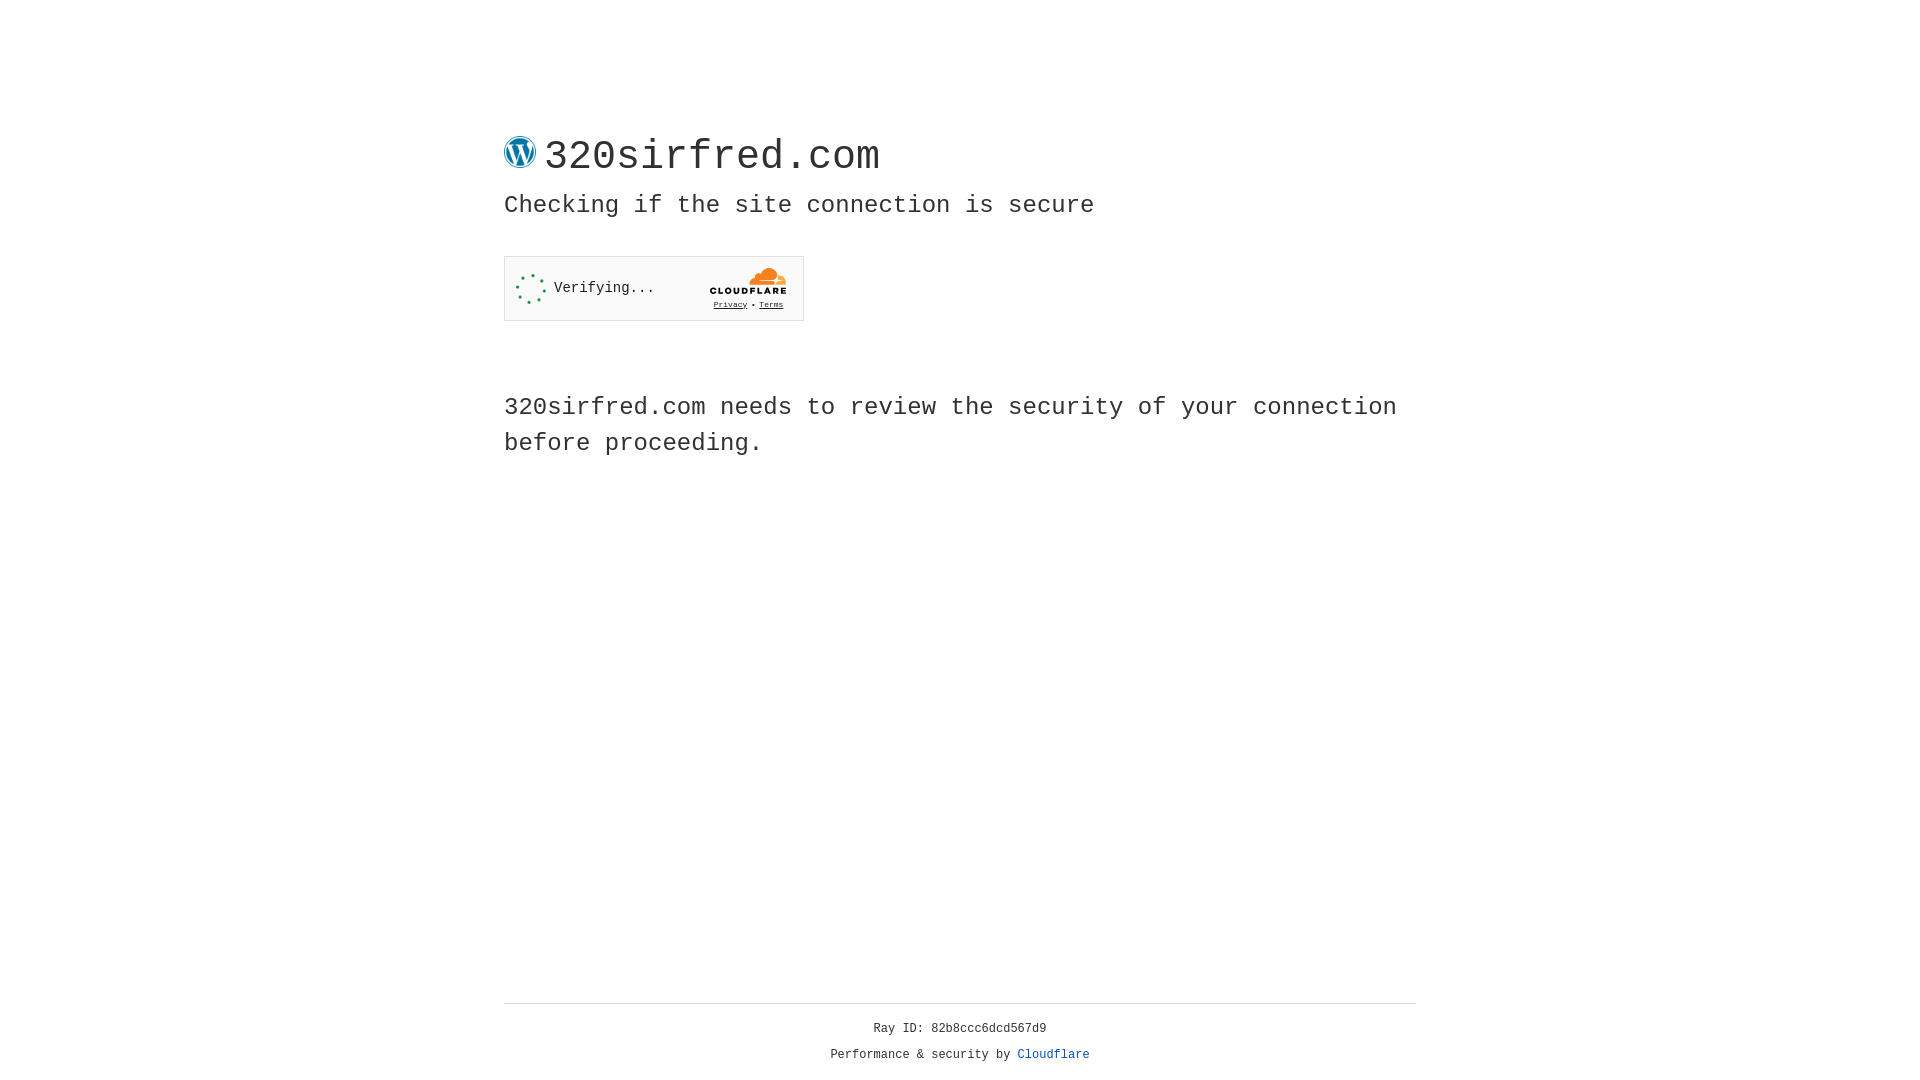 Image resolution: width=1920 pixels, height=1080 pixels. Describe the element at coordinates (1053, 1054) in the screenshot. I see `'Cloudflare'` at that location.